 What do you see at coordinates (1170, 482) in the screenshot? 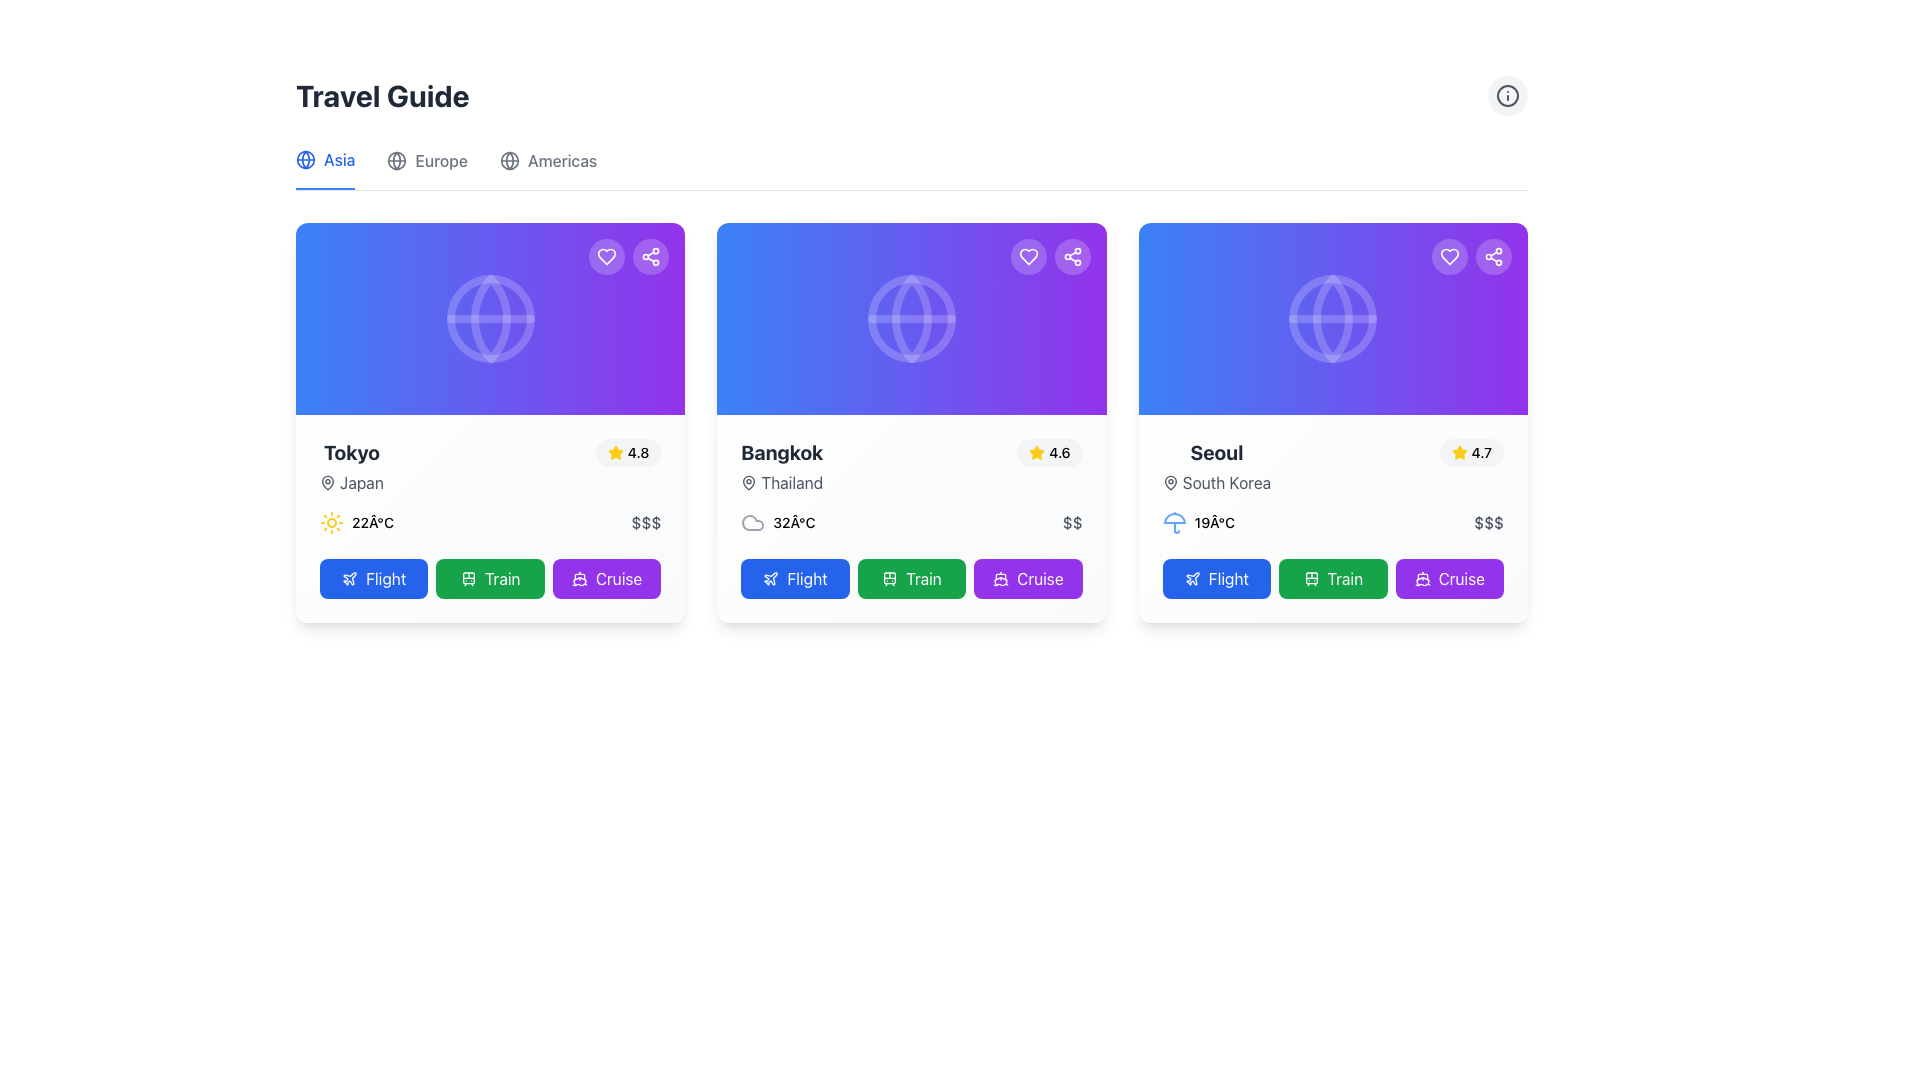
I see `the outline of the map pin symbol representing a location marker for Seoul, which is located in the upper area of the travel card` at bounding box center [1170, 482].